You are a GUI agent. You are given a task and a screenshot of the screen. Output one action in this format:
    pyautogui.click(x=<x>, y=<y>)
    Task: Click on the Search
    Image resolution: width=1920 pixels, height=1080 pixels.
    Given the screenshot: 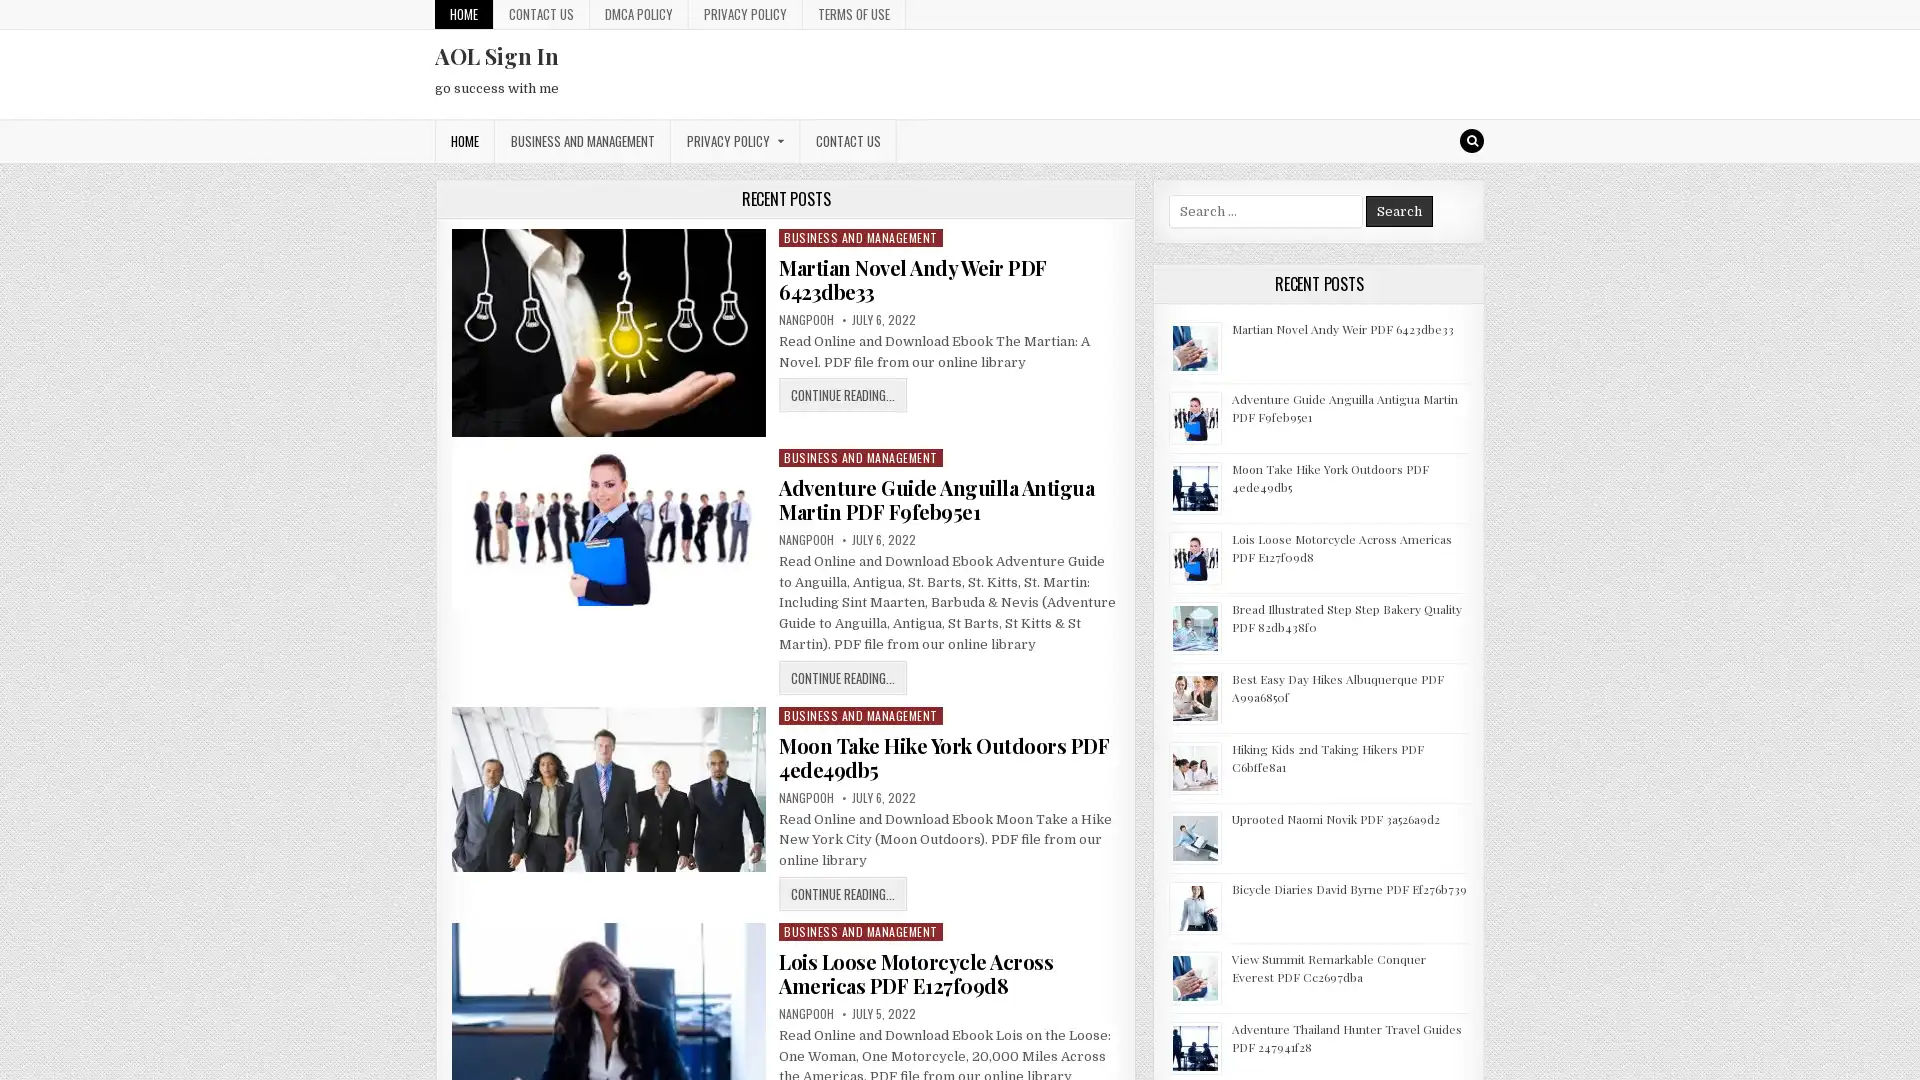 What is the action you would take?
    pyautogui.click(x=1398, y=211)
    